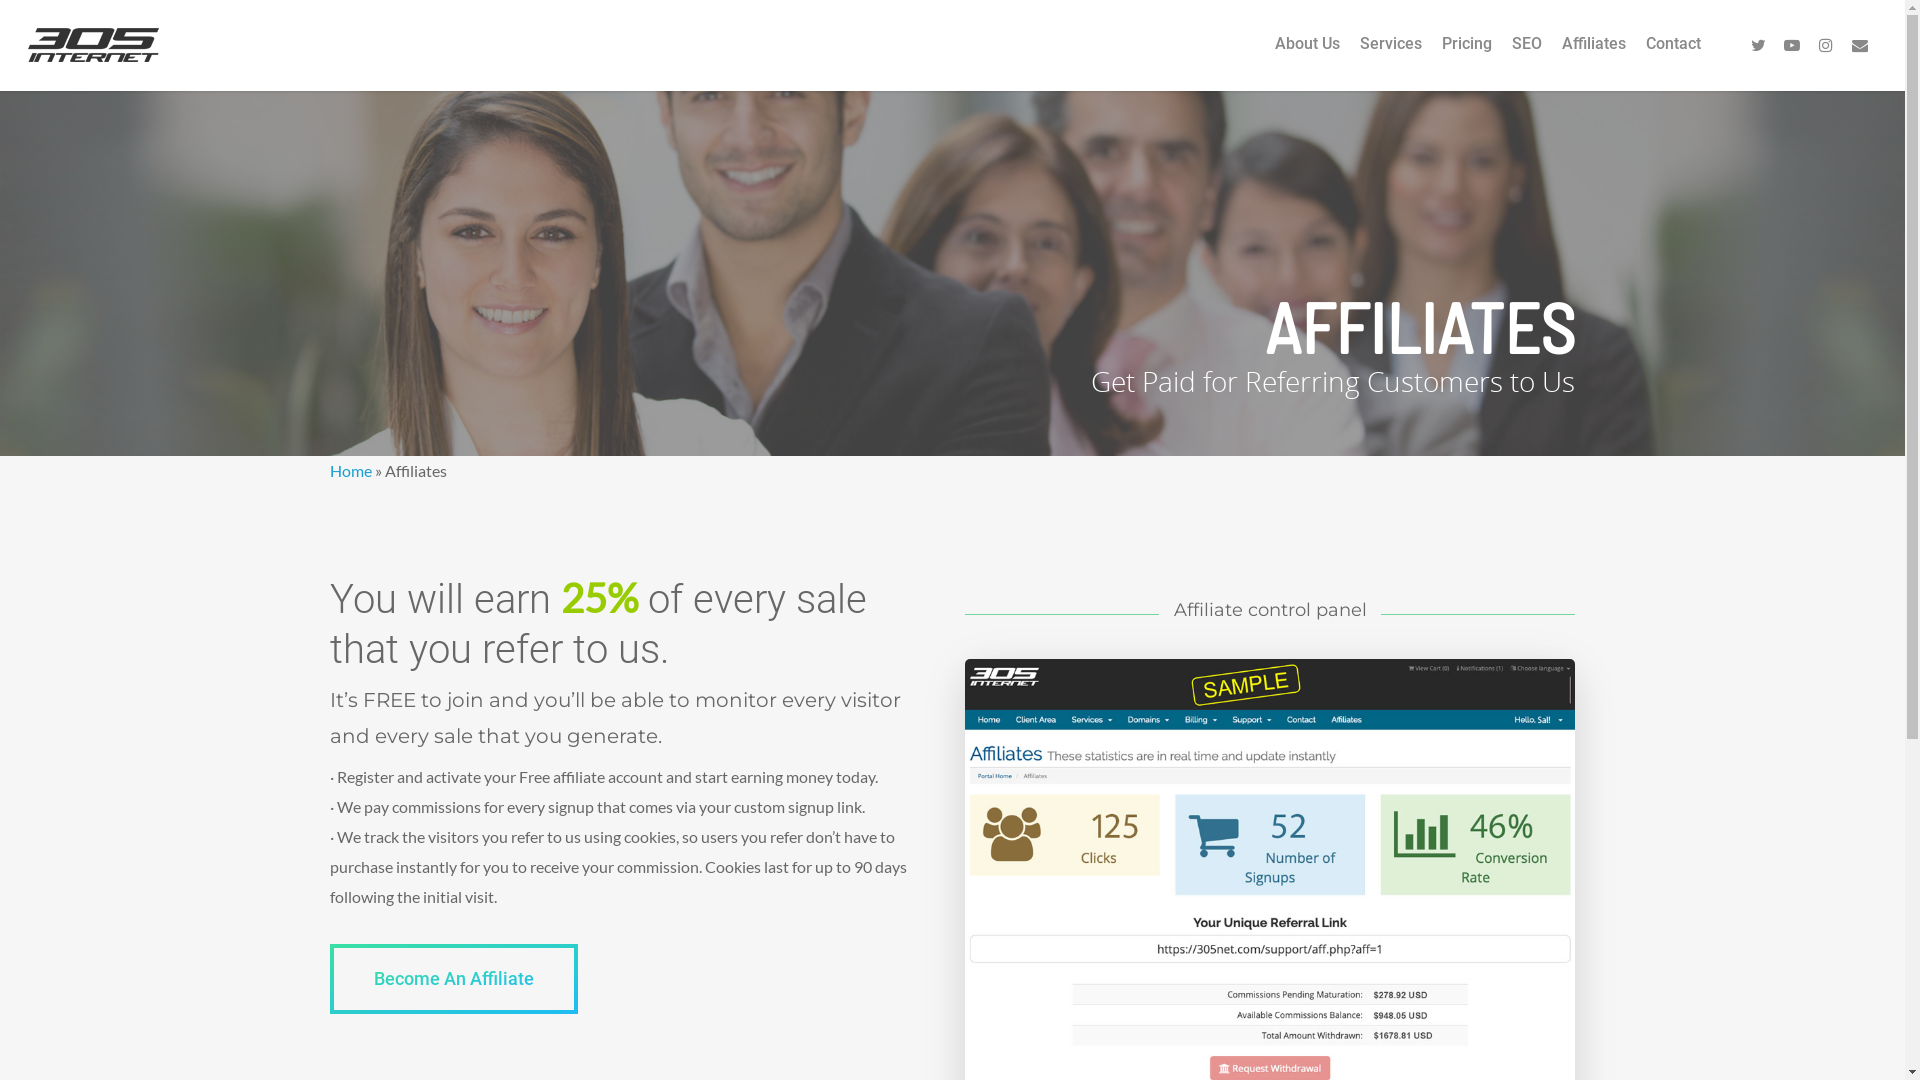  Describe the element at coordinates (1467, 56) in the screenshot. I see `'Pricing'` at that location.